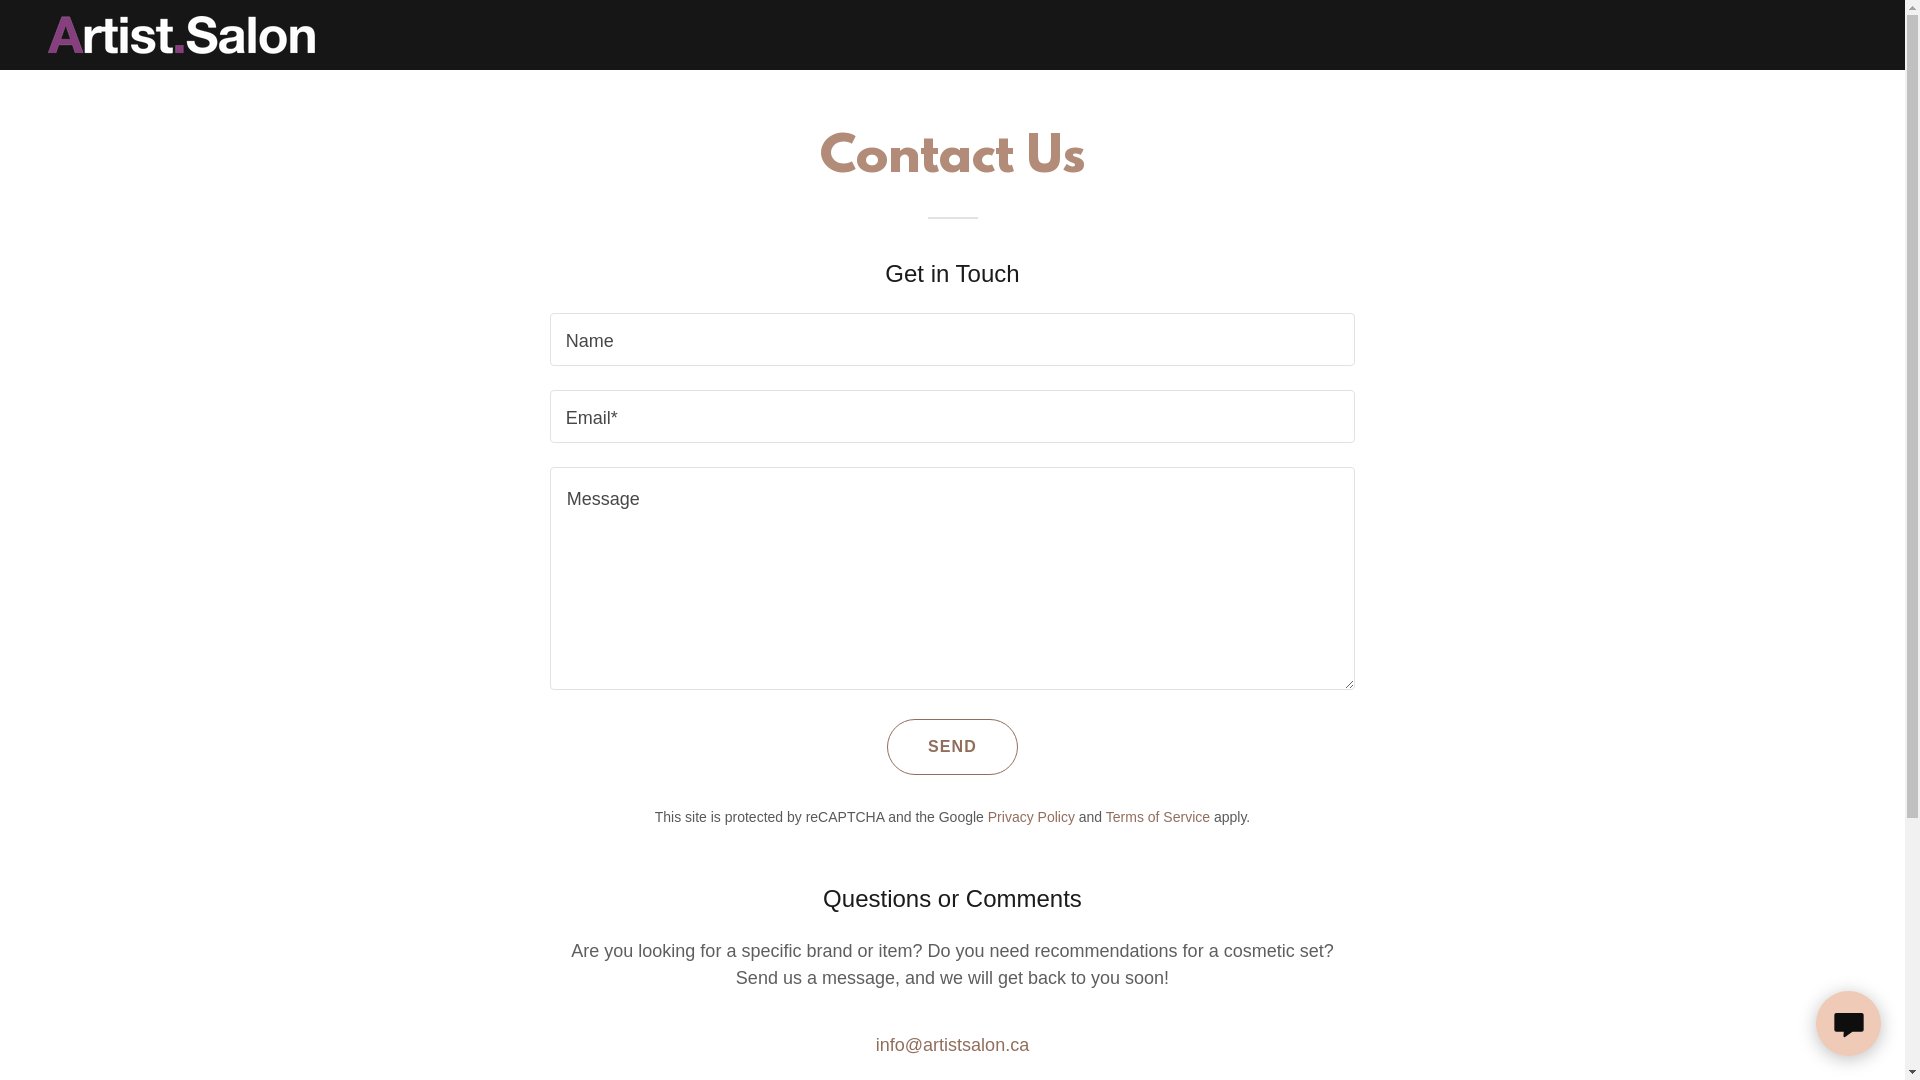 This screenshot has width=1920, height=1080. What do you see at coordinates (1157, 817) in the screenshot?
I see `'Terms of Service'` at bounding box center [1157, 817].